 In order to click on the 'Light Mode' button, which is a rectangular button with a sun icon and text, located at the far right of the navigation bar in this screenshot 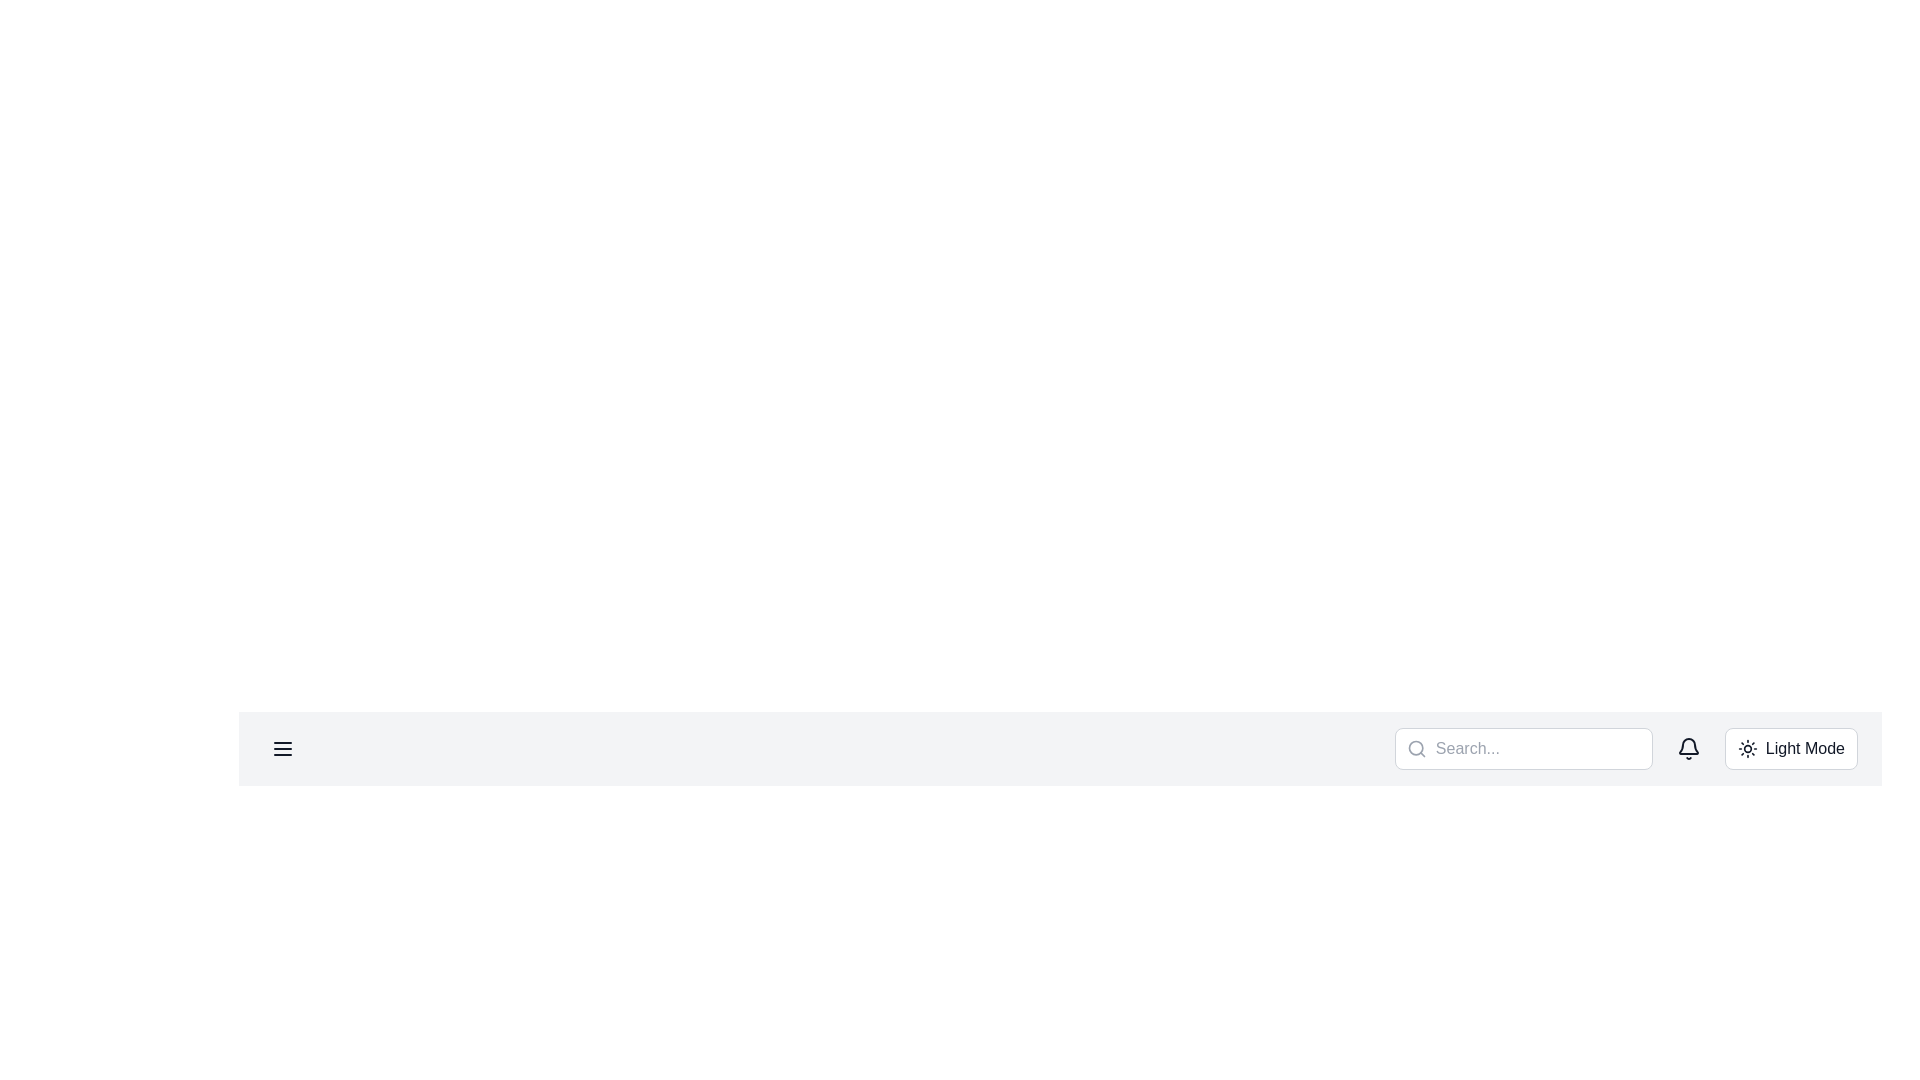, I will do `click(1791, 748)`.